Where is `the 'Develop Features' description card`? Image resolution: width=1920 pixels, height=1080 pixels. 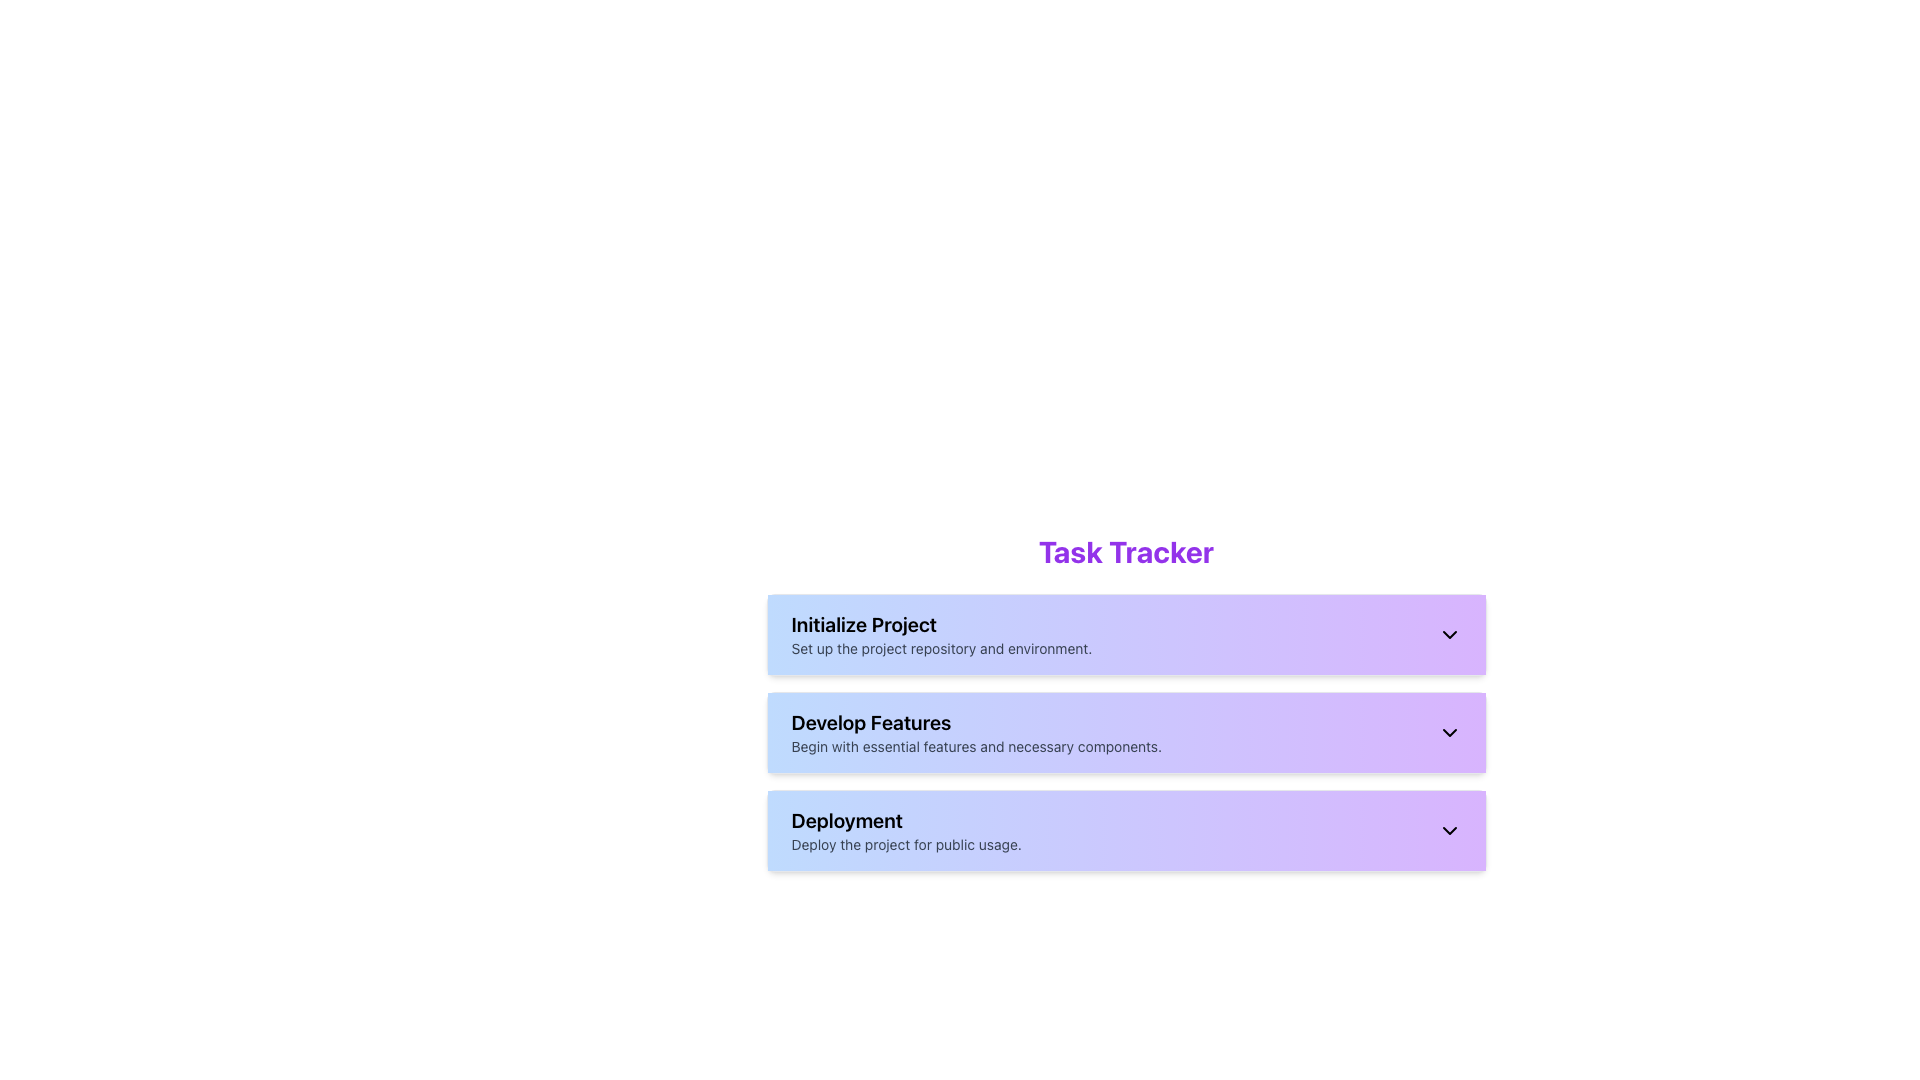
the 'Develop Features' description card is located at coordinates (1126, 701).